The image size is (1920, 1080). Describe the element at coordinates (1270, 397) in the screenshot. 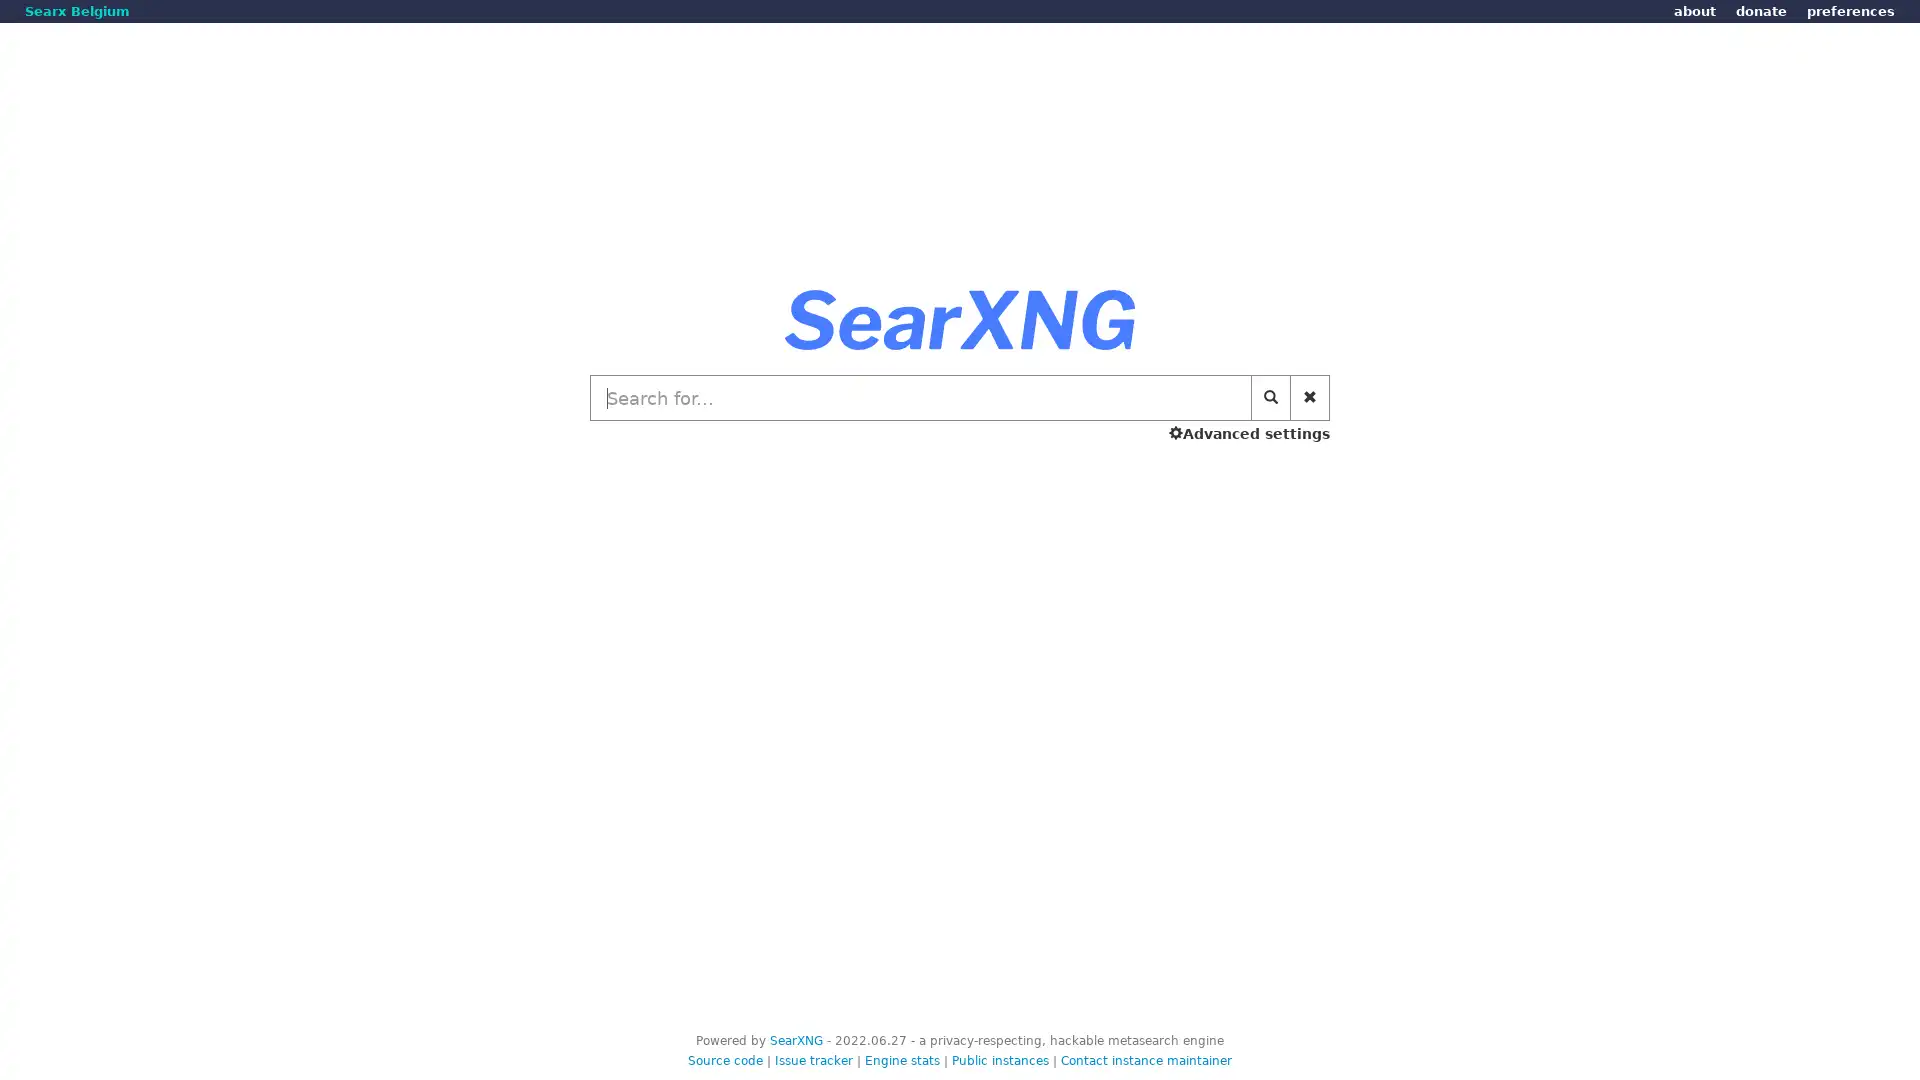

I see `Start search` at that location.